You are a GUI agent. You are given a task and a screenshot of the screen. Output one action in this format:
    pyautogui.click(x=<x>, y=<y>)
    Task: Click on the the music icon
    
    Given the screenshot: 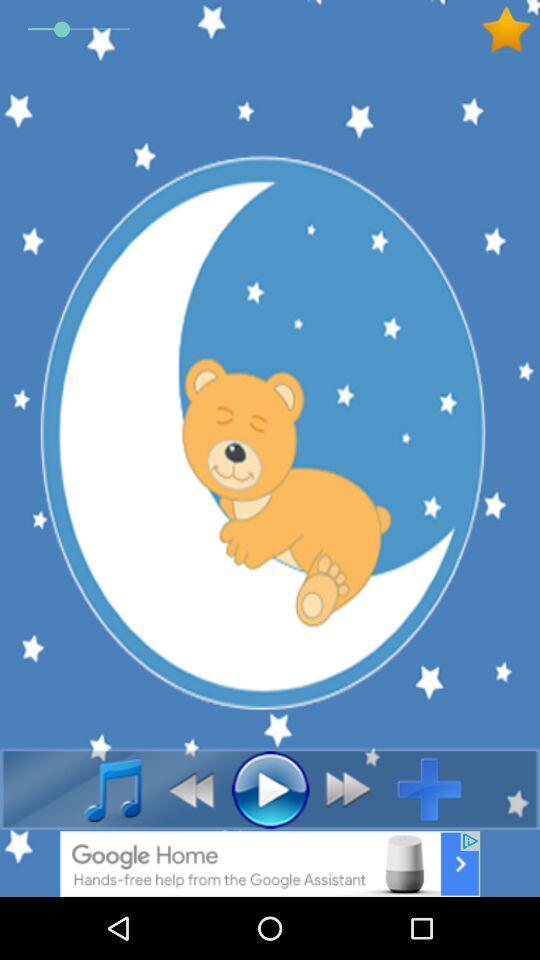 What is the action you would take?
    pyautogui.click(x=102, y=789)
    